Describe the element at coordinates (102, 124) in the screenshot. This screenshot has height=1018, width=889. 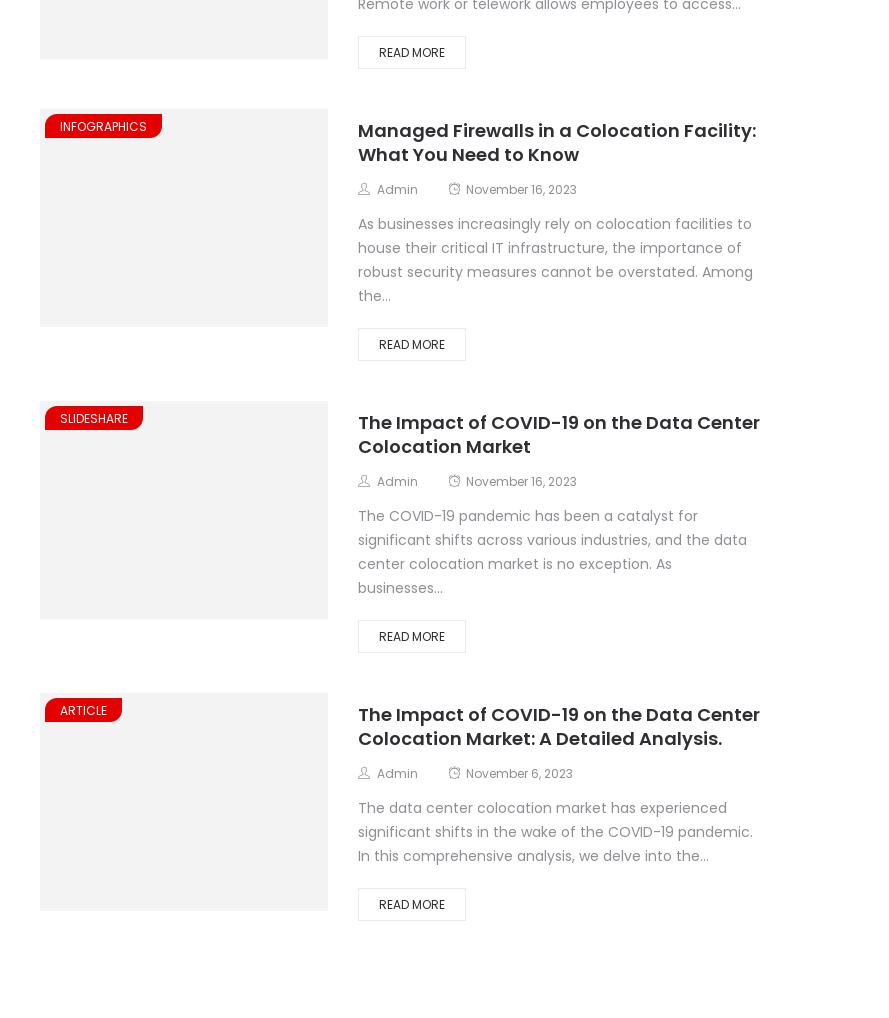
I see `'Infographics'` at that location.